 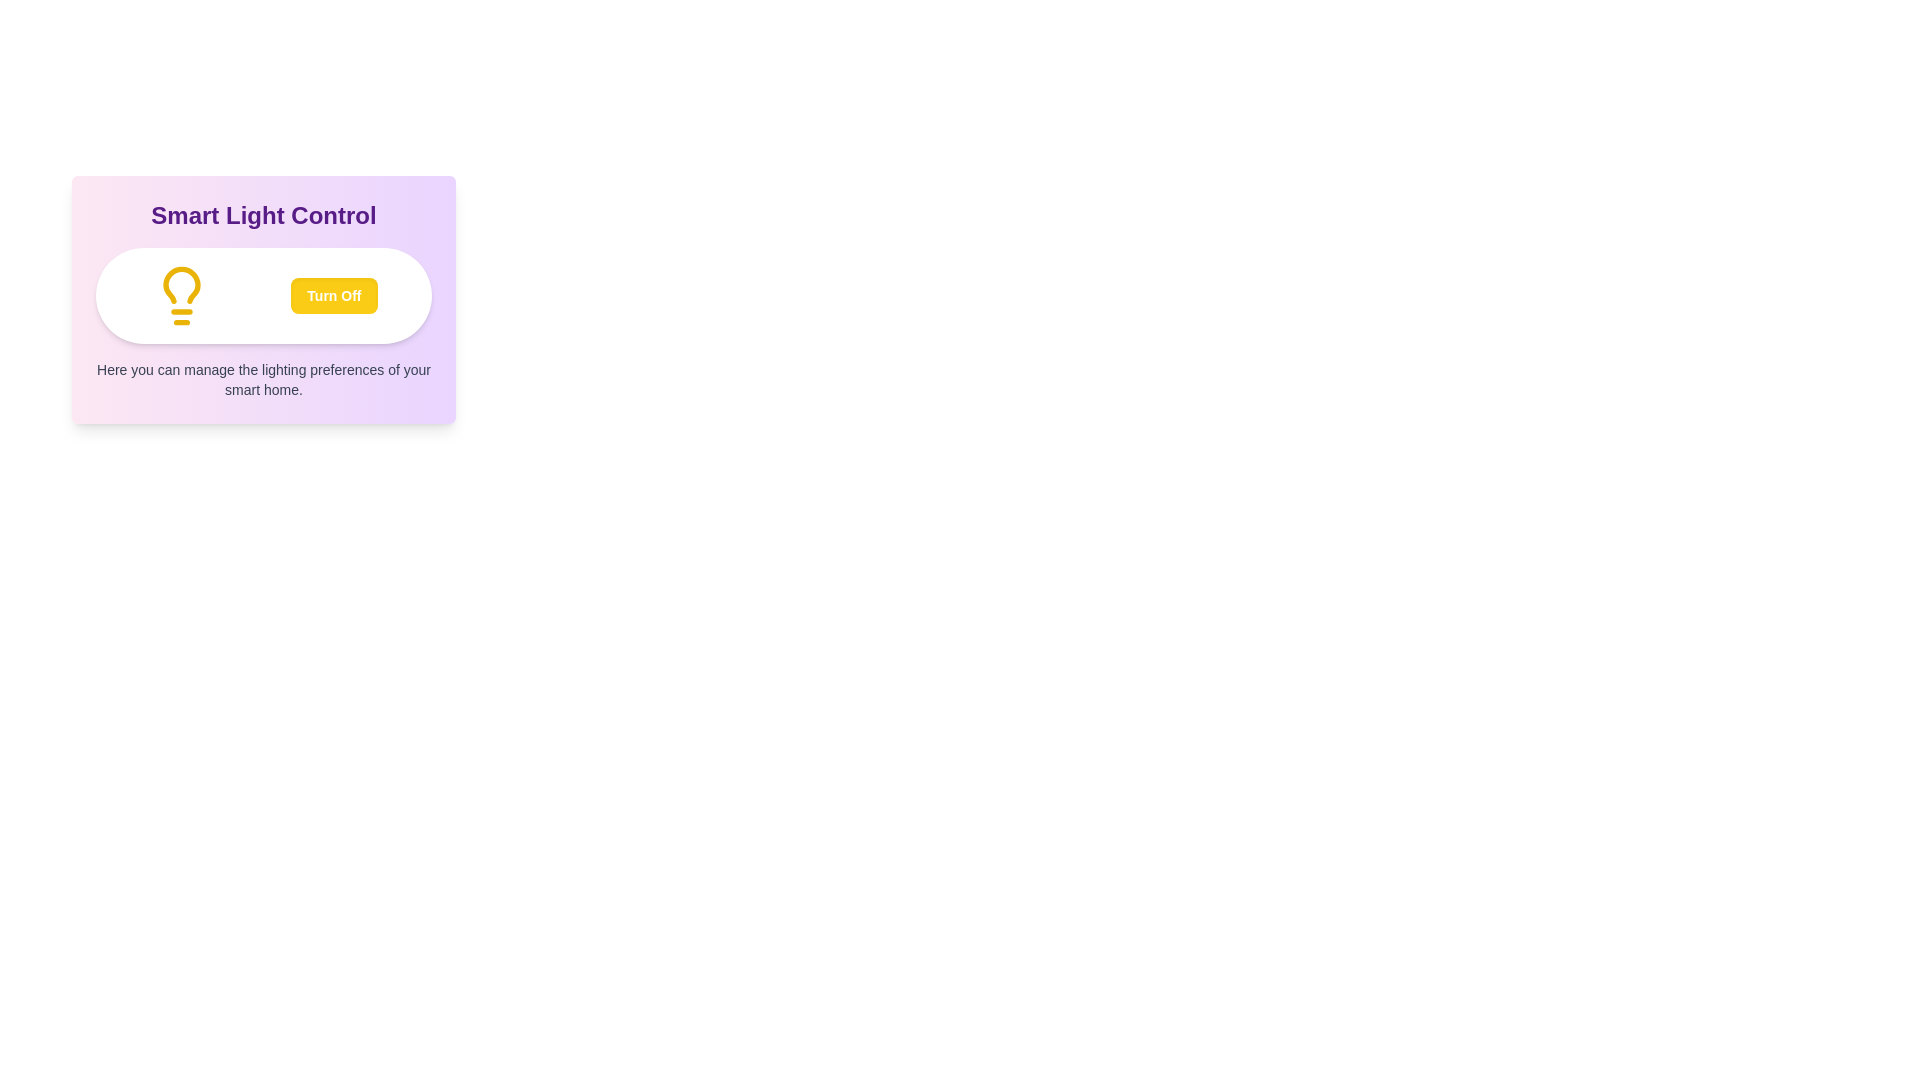 I want to click on the 'Turn Off' button to toggle the light state, so click(x=334, y=296).